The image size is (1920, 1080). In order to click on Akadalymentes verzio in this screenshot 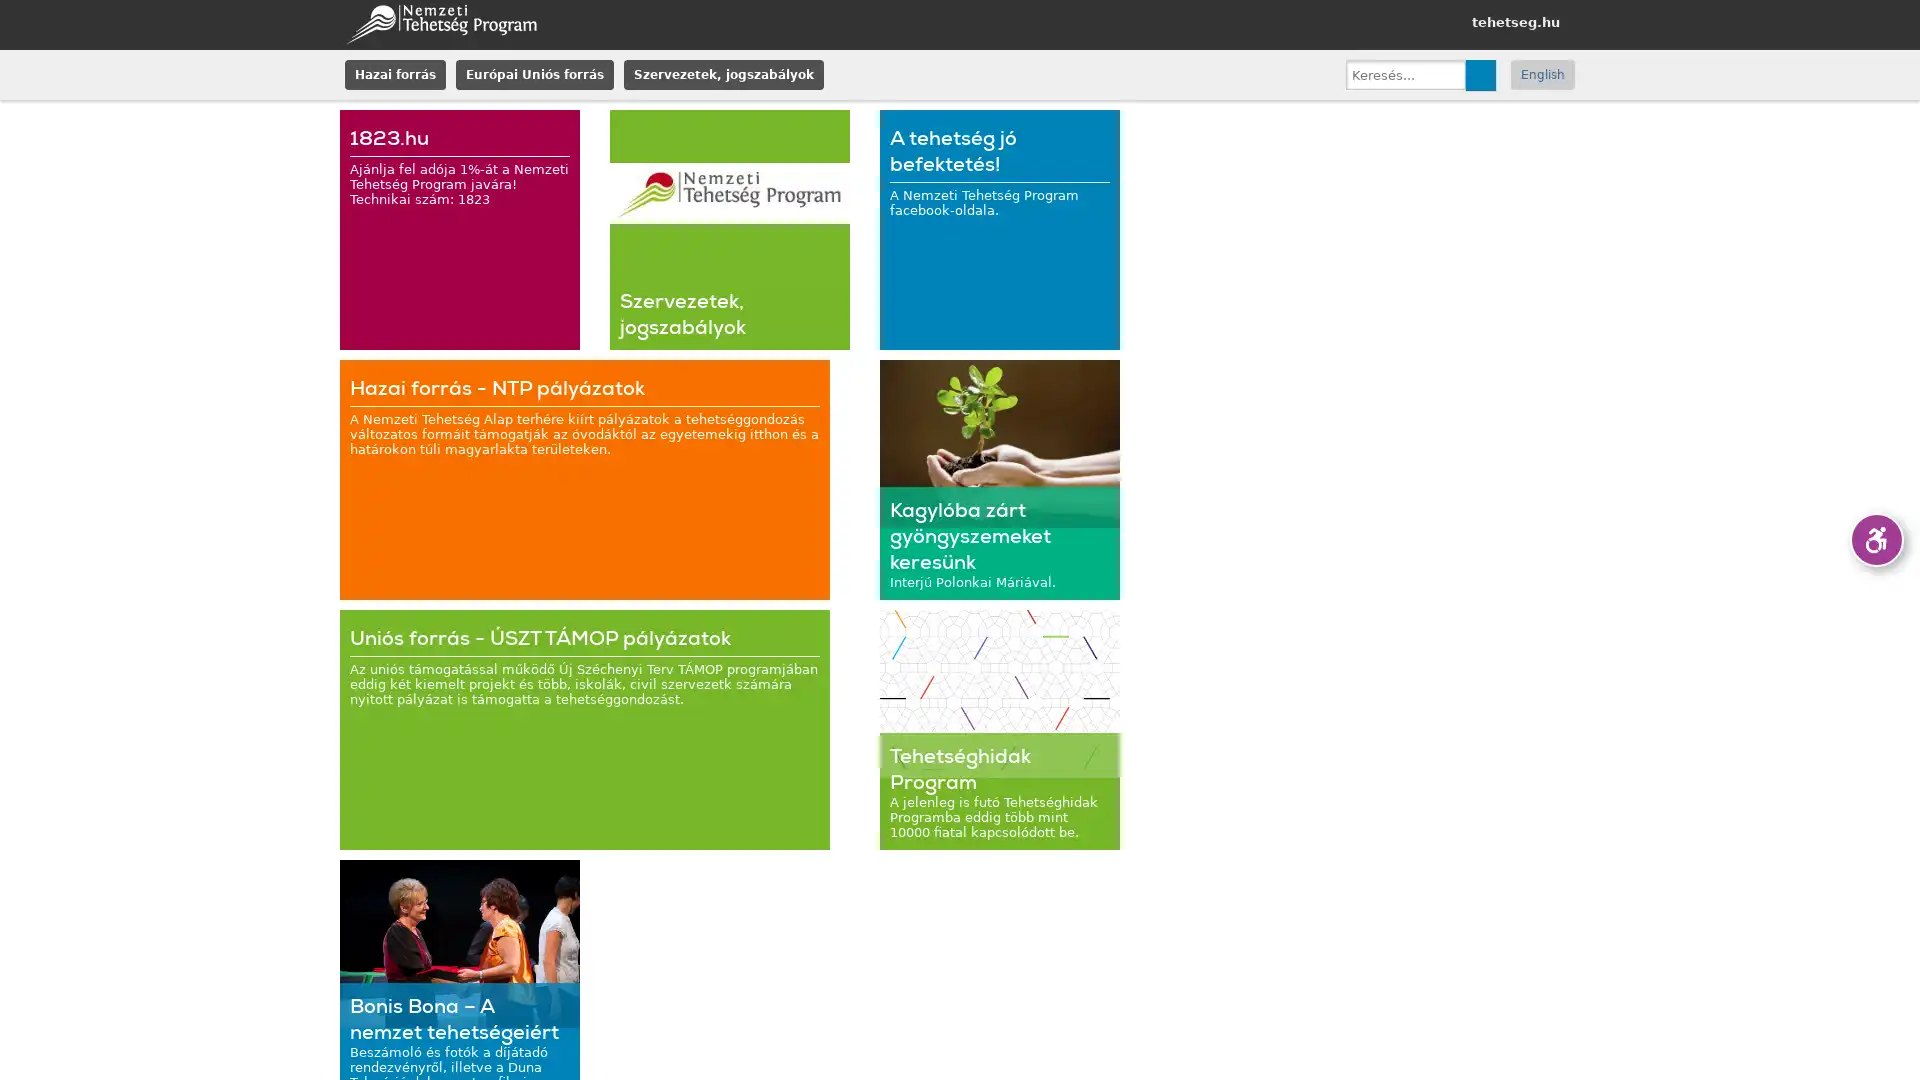, I will do `click(1875, 540)`.